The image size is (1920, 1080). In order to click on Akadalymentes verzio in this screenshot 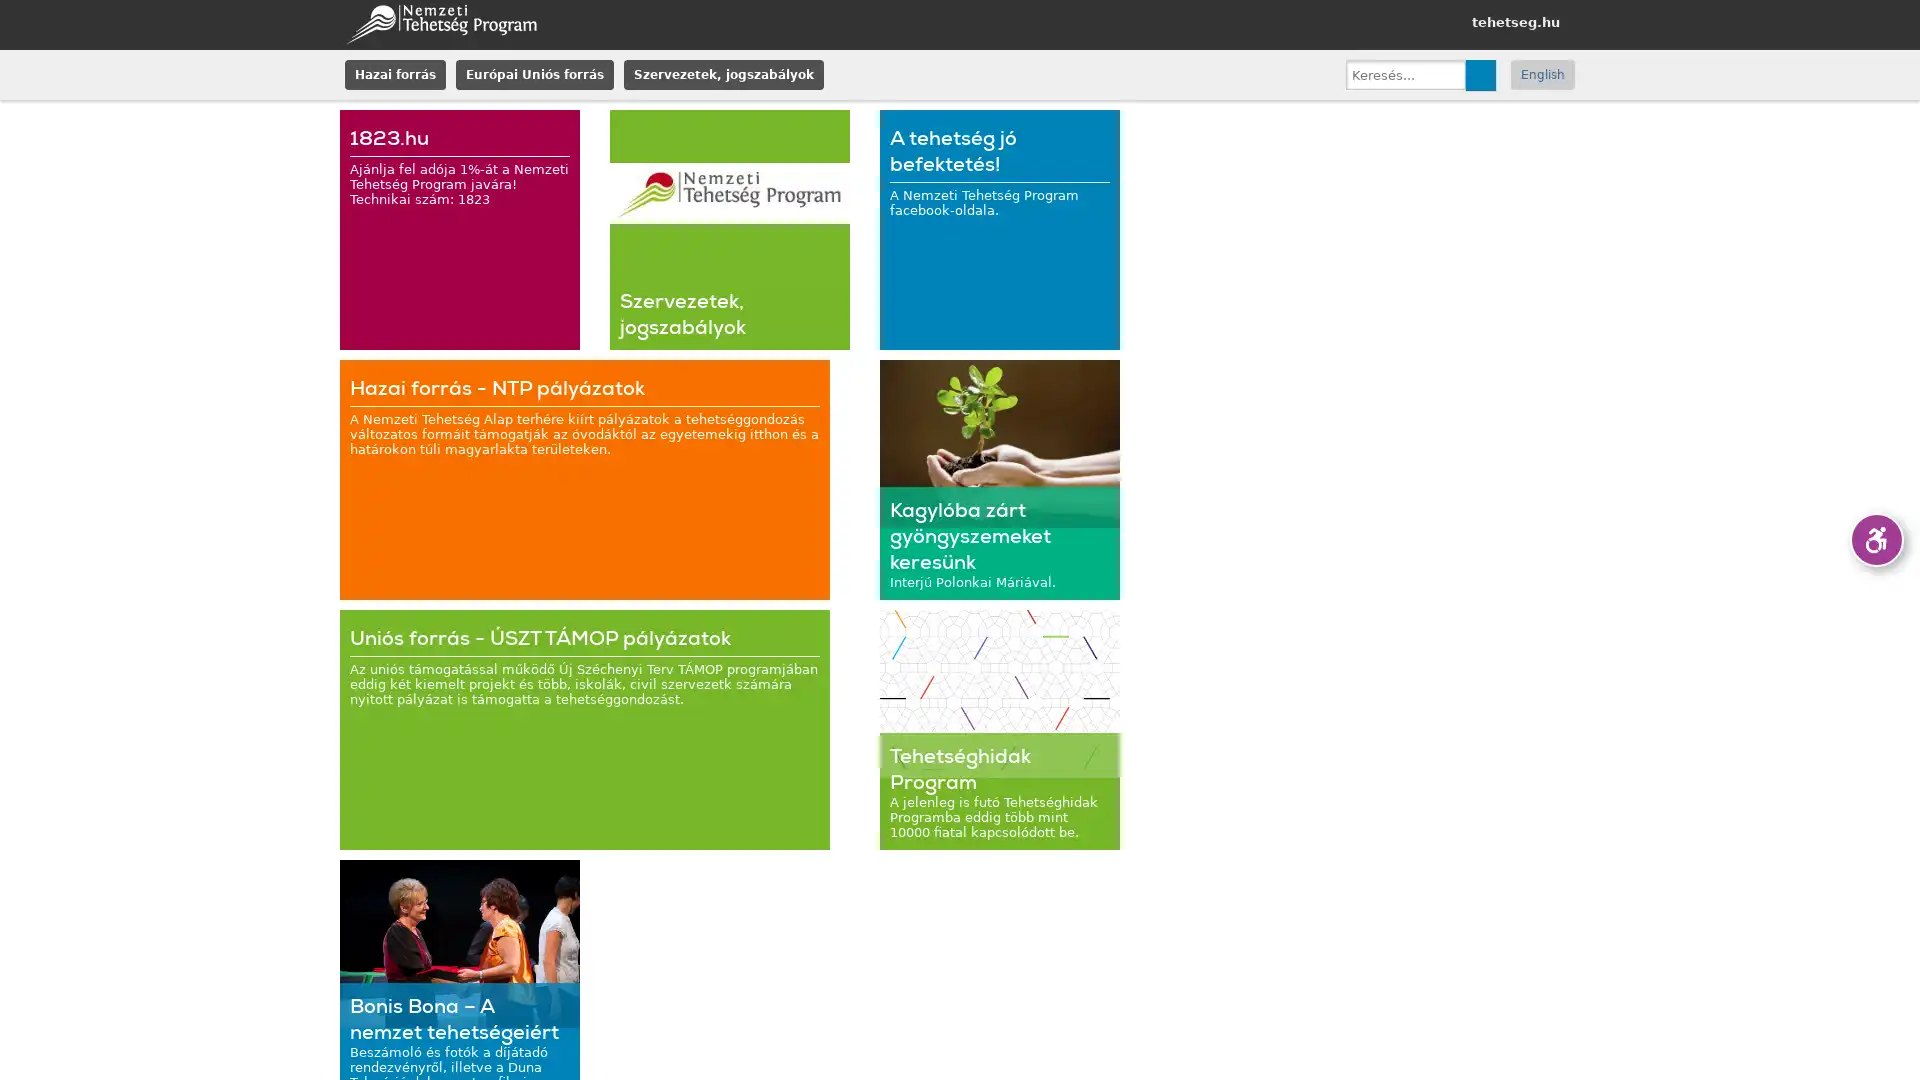, I will do `click(1875, 540)`.